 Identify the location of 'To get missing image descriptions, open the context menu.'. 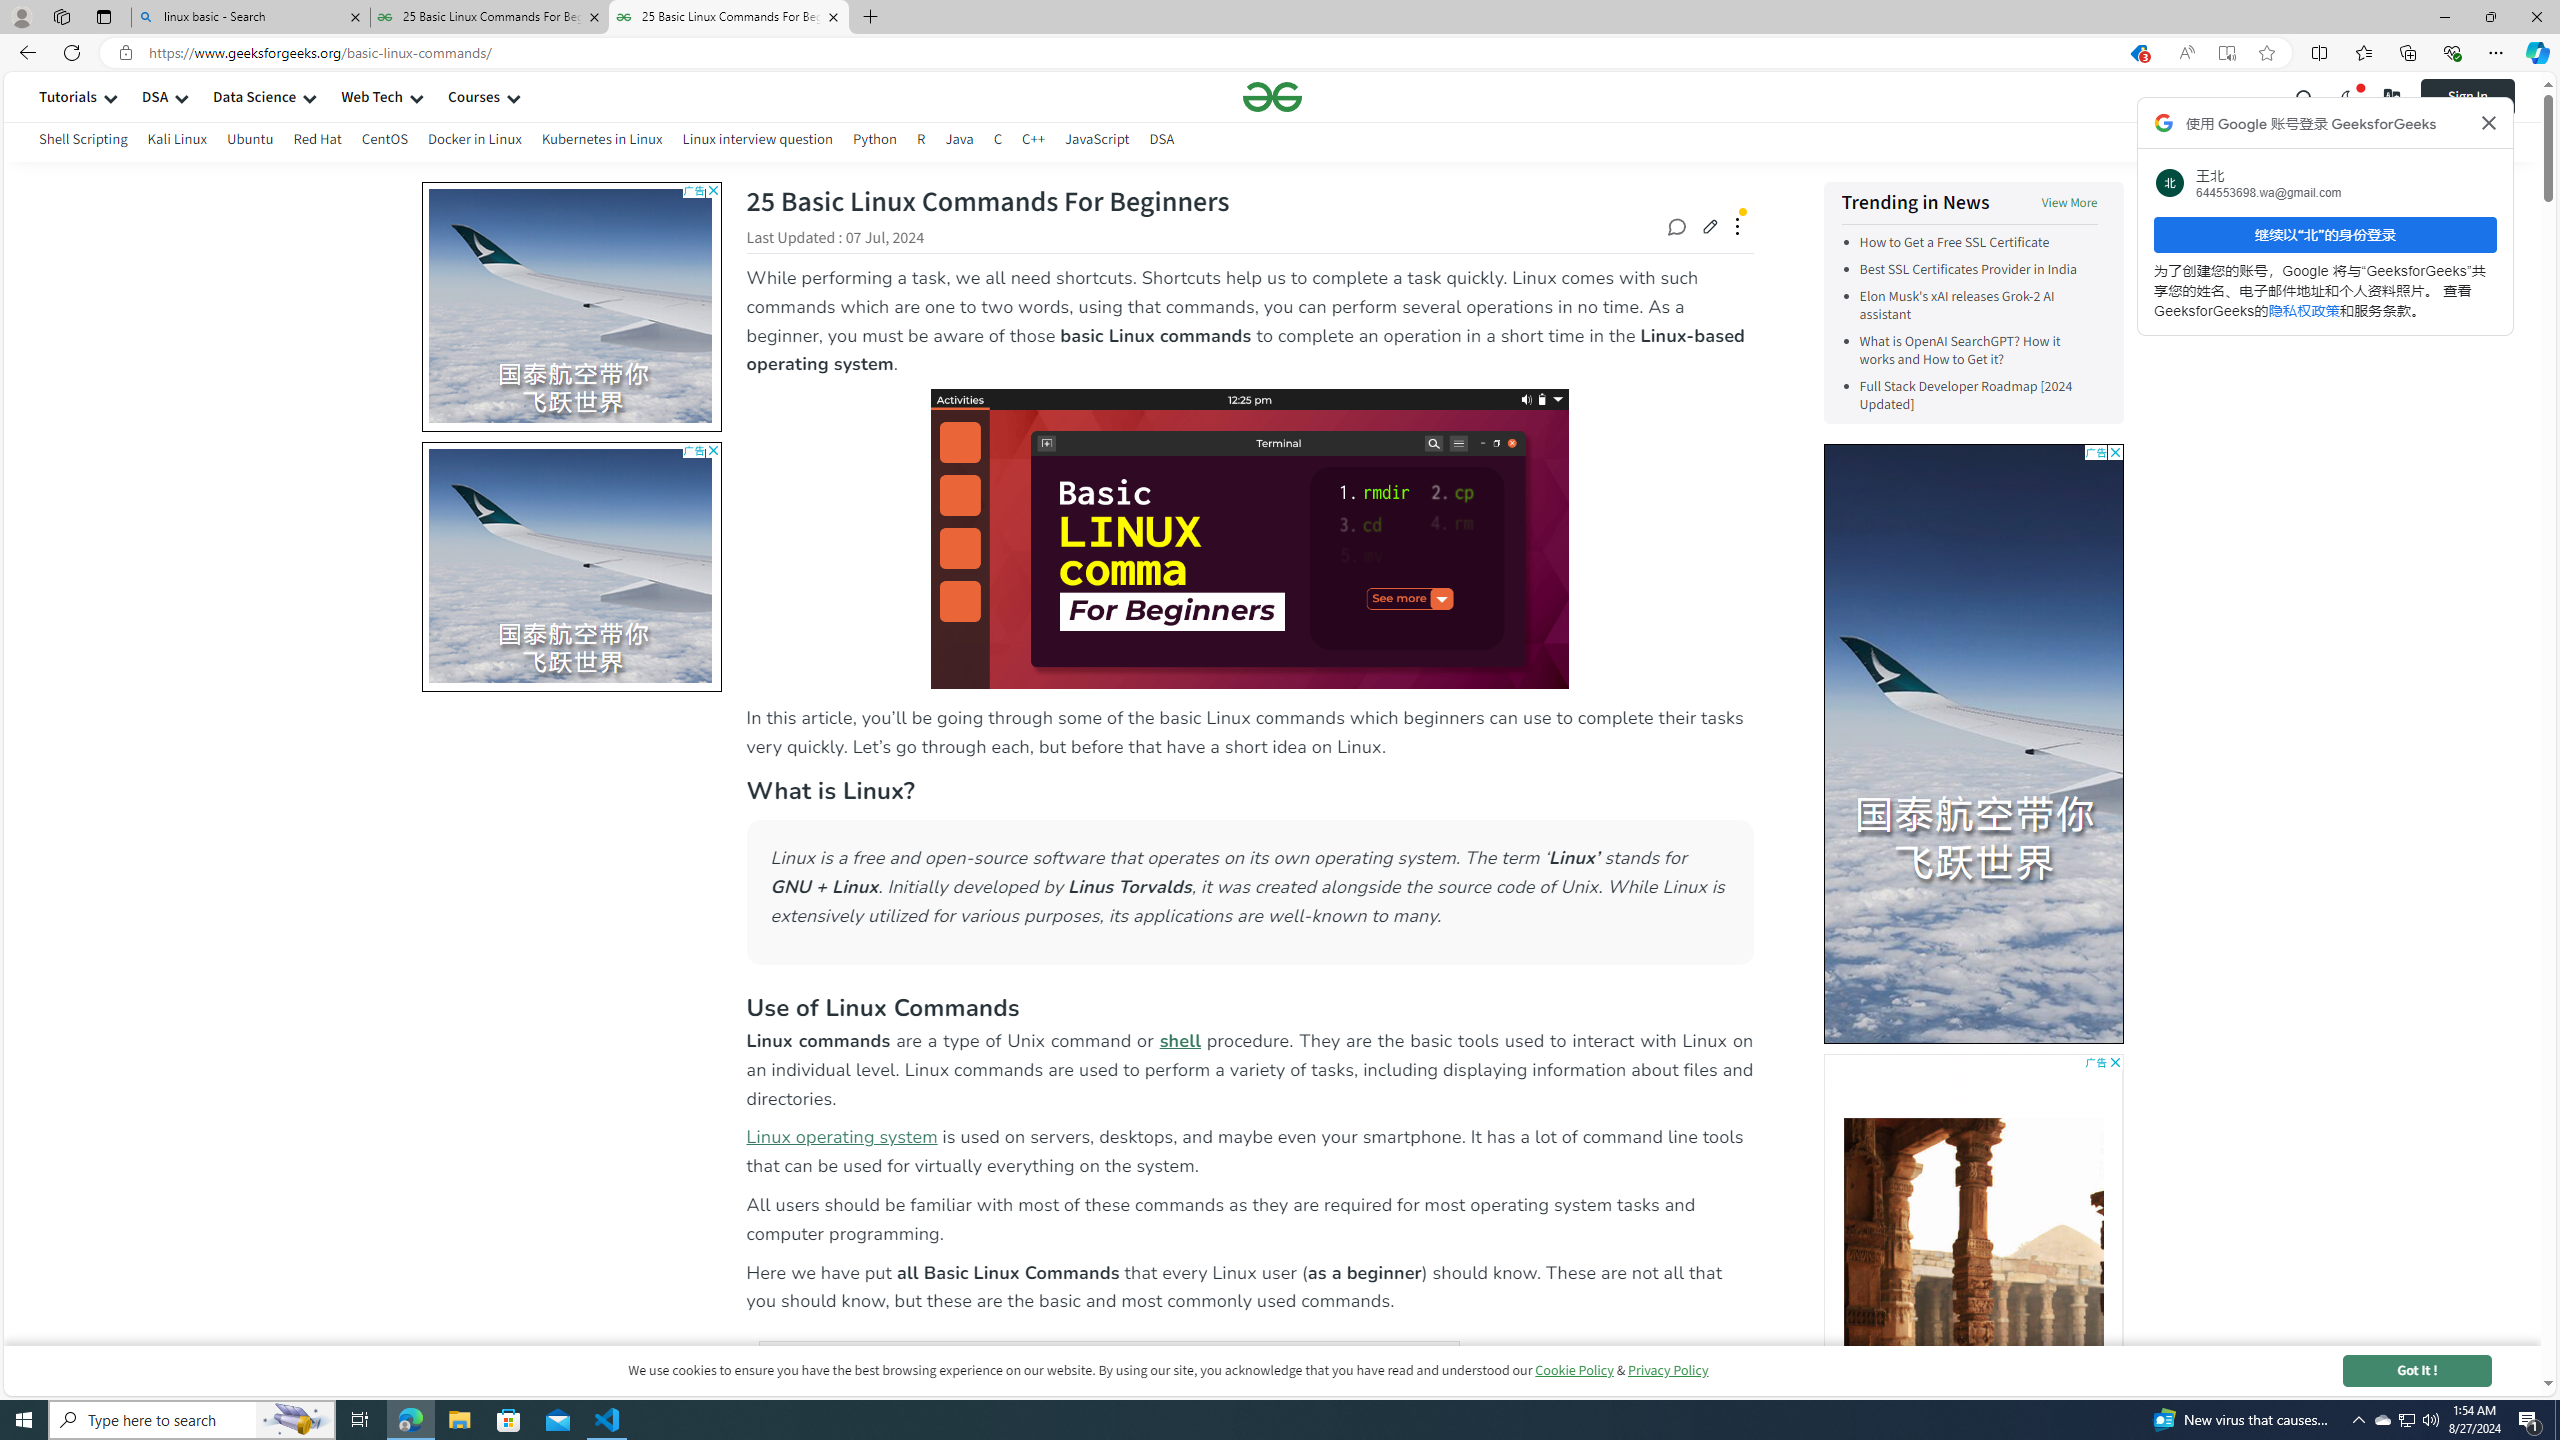
(1972, 727).